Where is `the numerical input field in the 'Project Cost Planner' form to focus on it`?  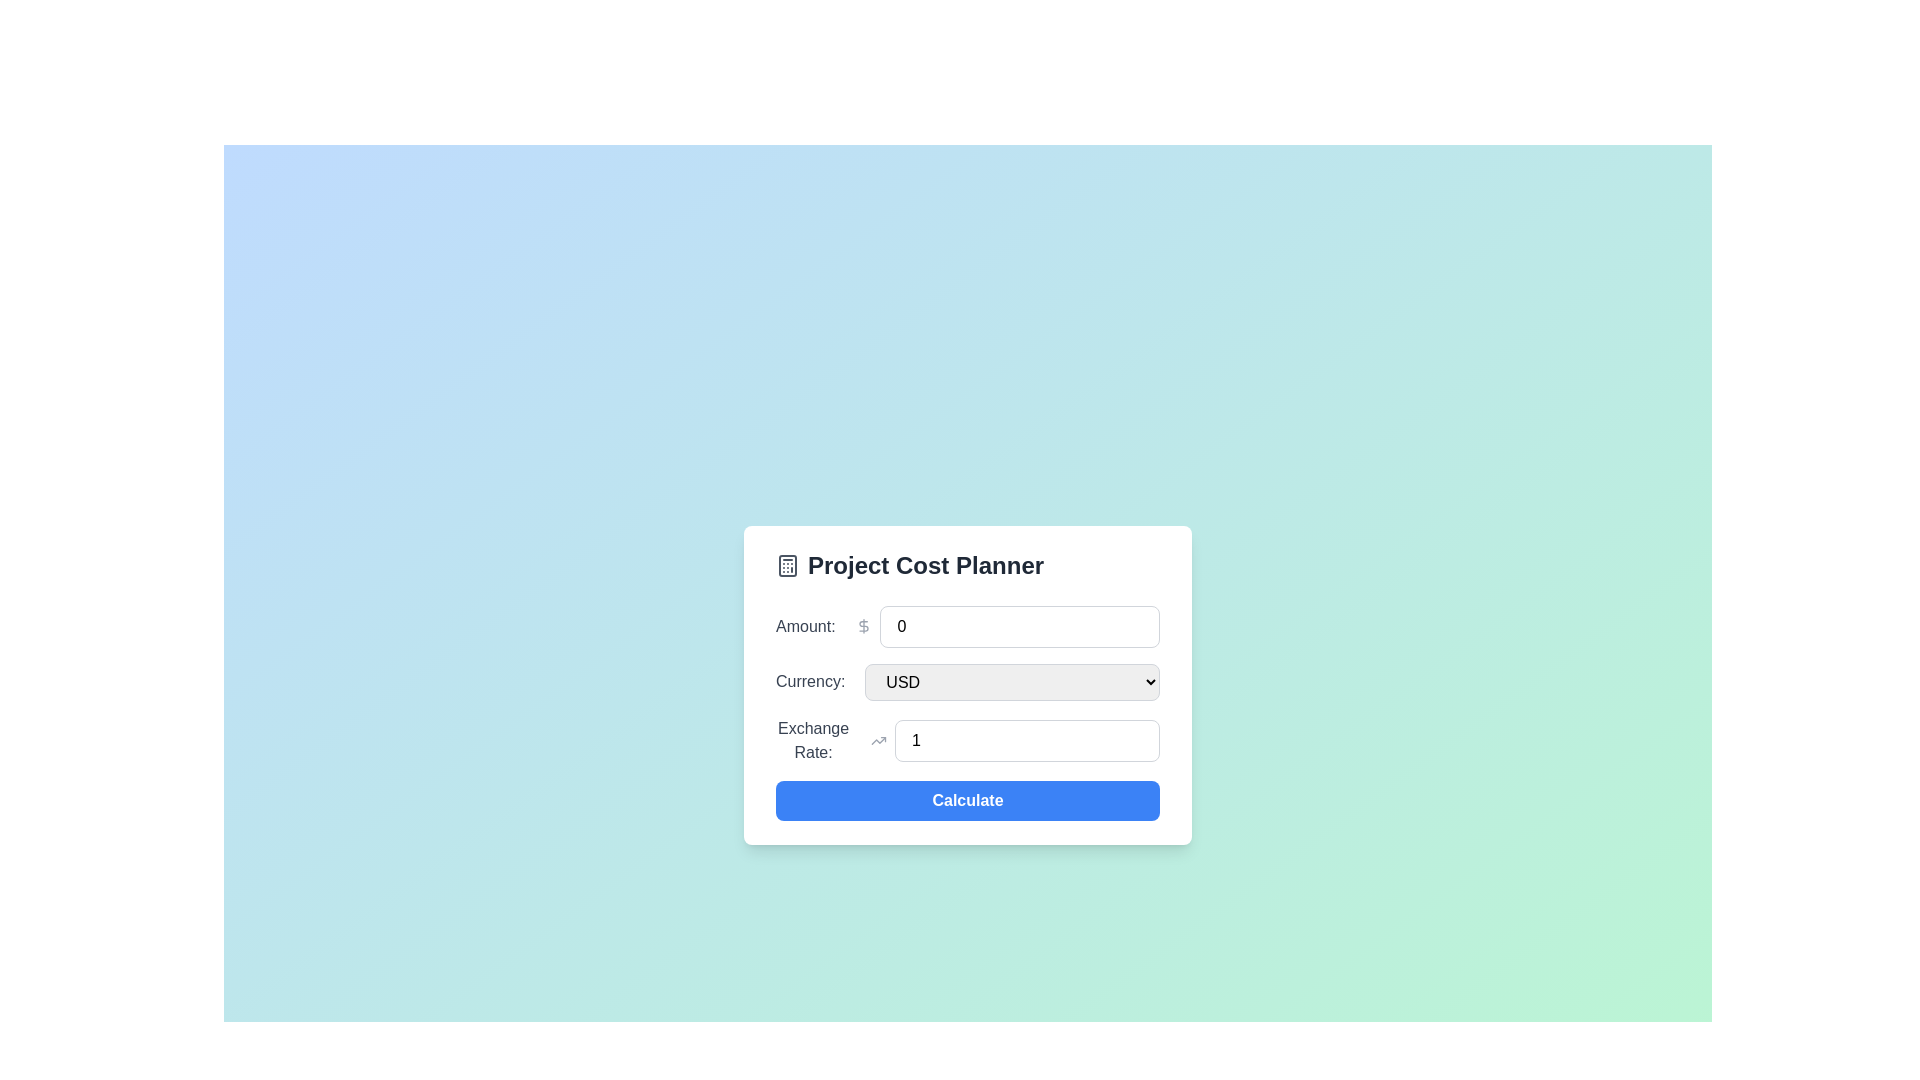
the numerical input field in the 'Project Cost Planner' form to focus on it is located at coordinates (1027, 740).